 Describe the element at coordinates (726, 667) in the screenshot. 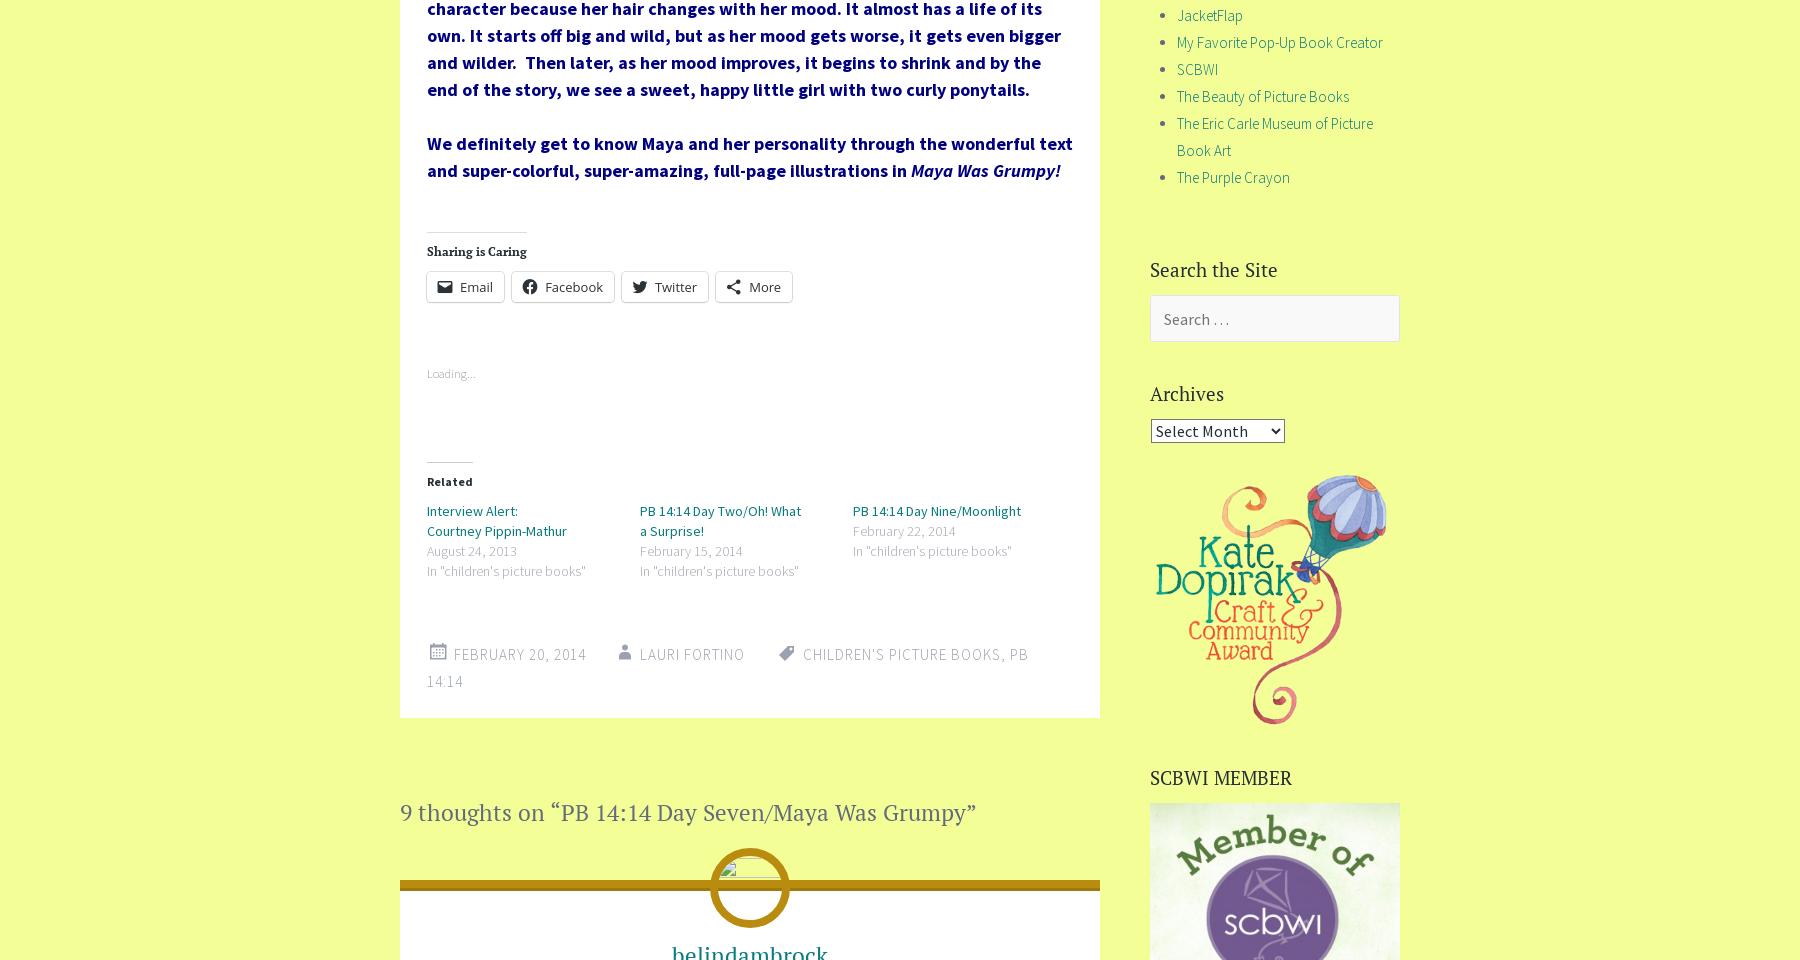

I see `'PB 14:14'` at that location.